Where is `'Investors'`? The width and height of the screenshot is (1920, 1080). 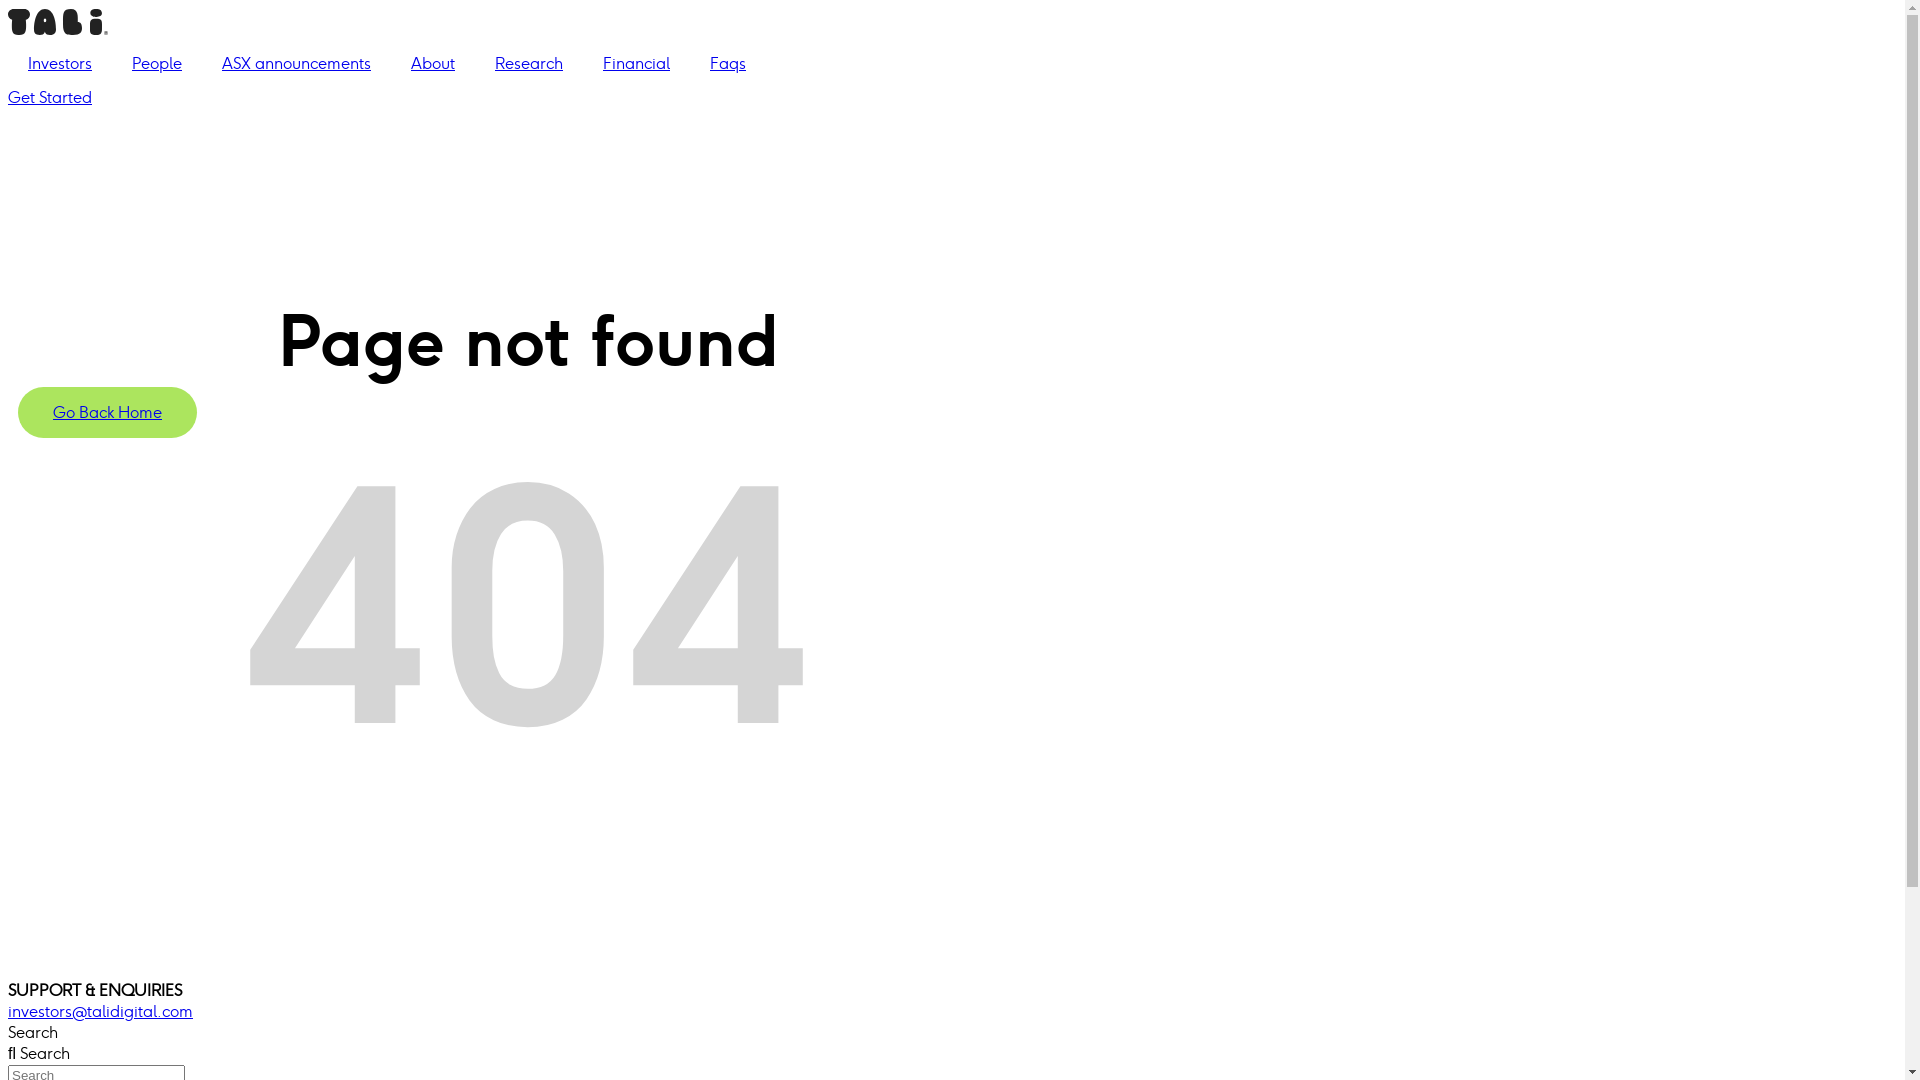
'Investors' is located at coordinates (59, 63).